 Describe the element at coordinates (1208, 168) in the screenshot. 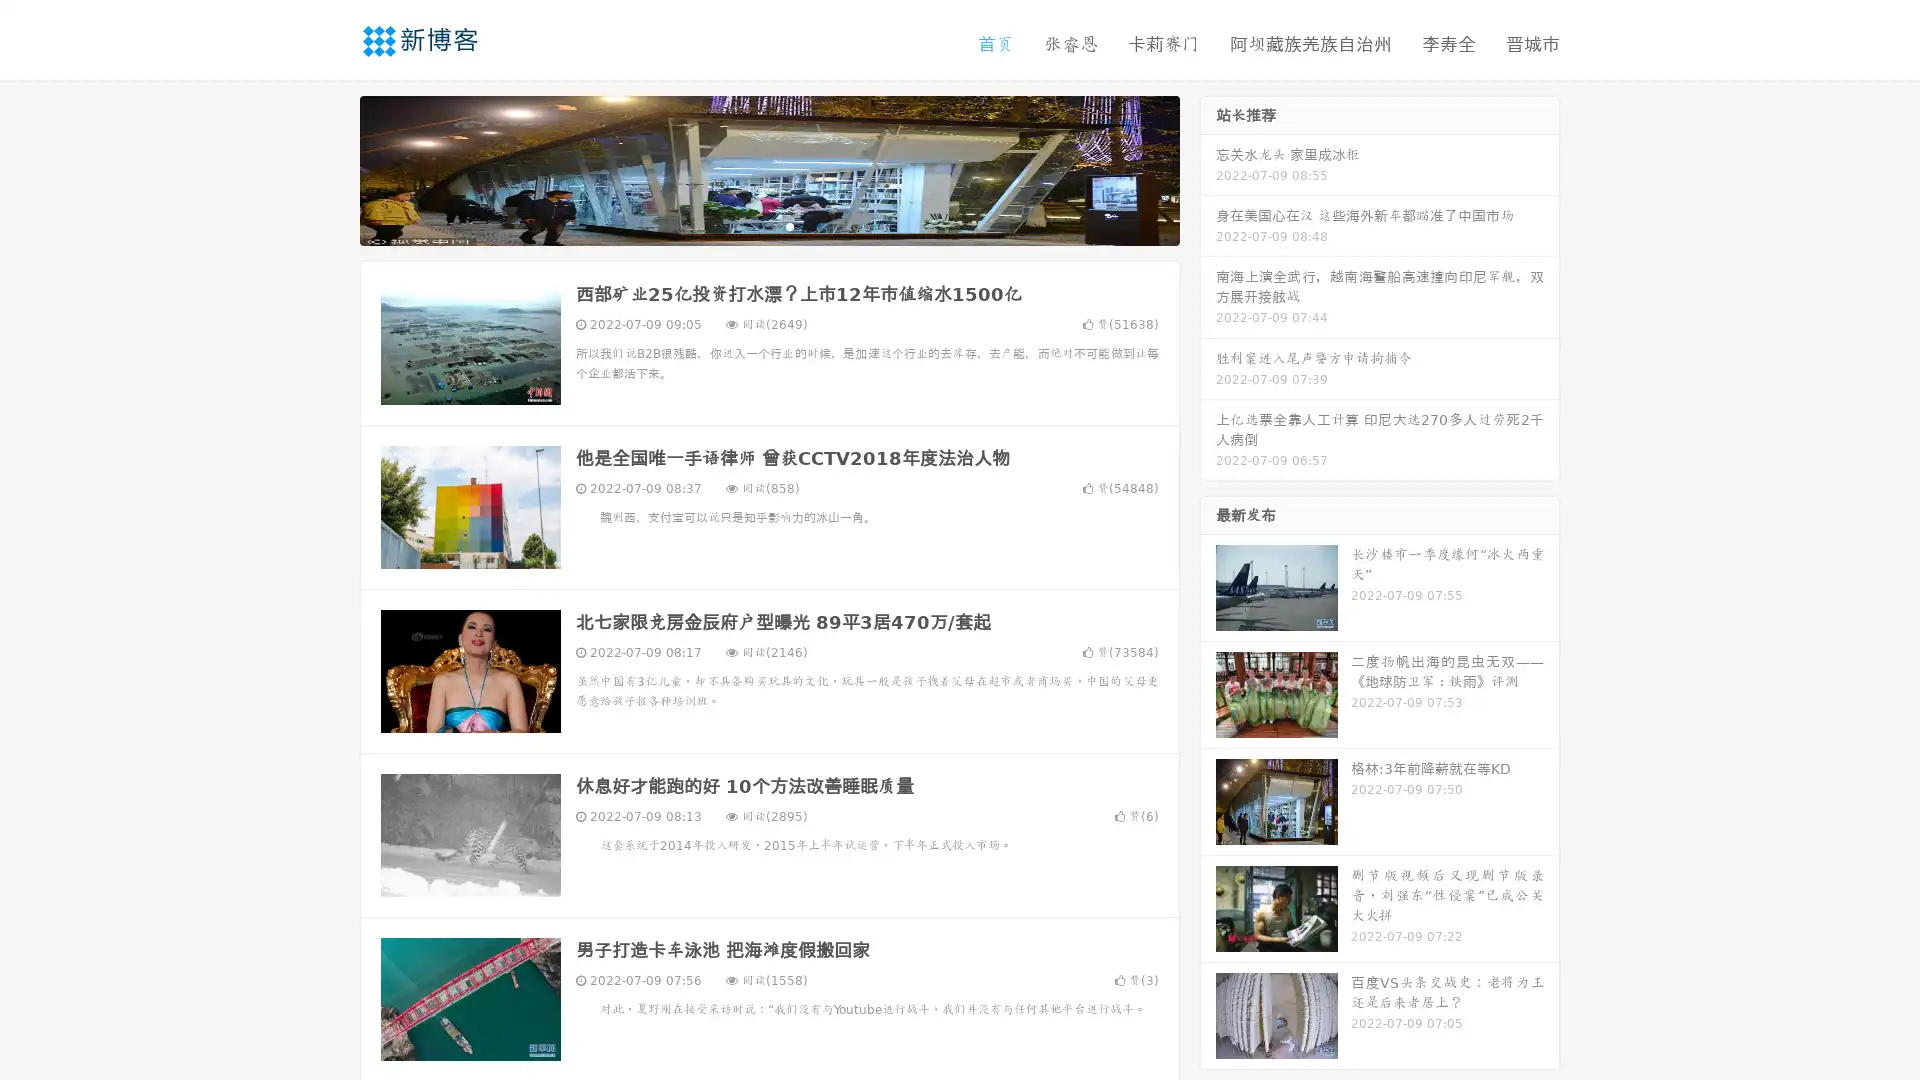

I see `Next slide` at that location.